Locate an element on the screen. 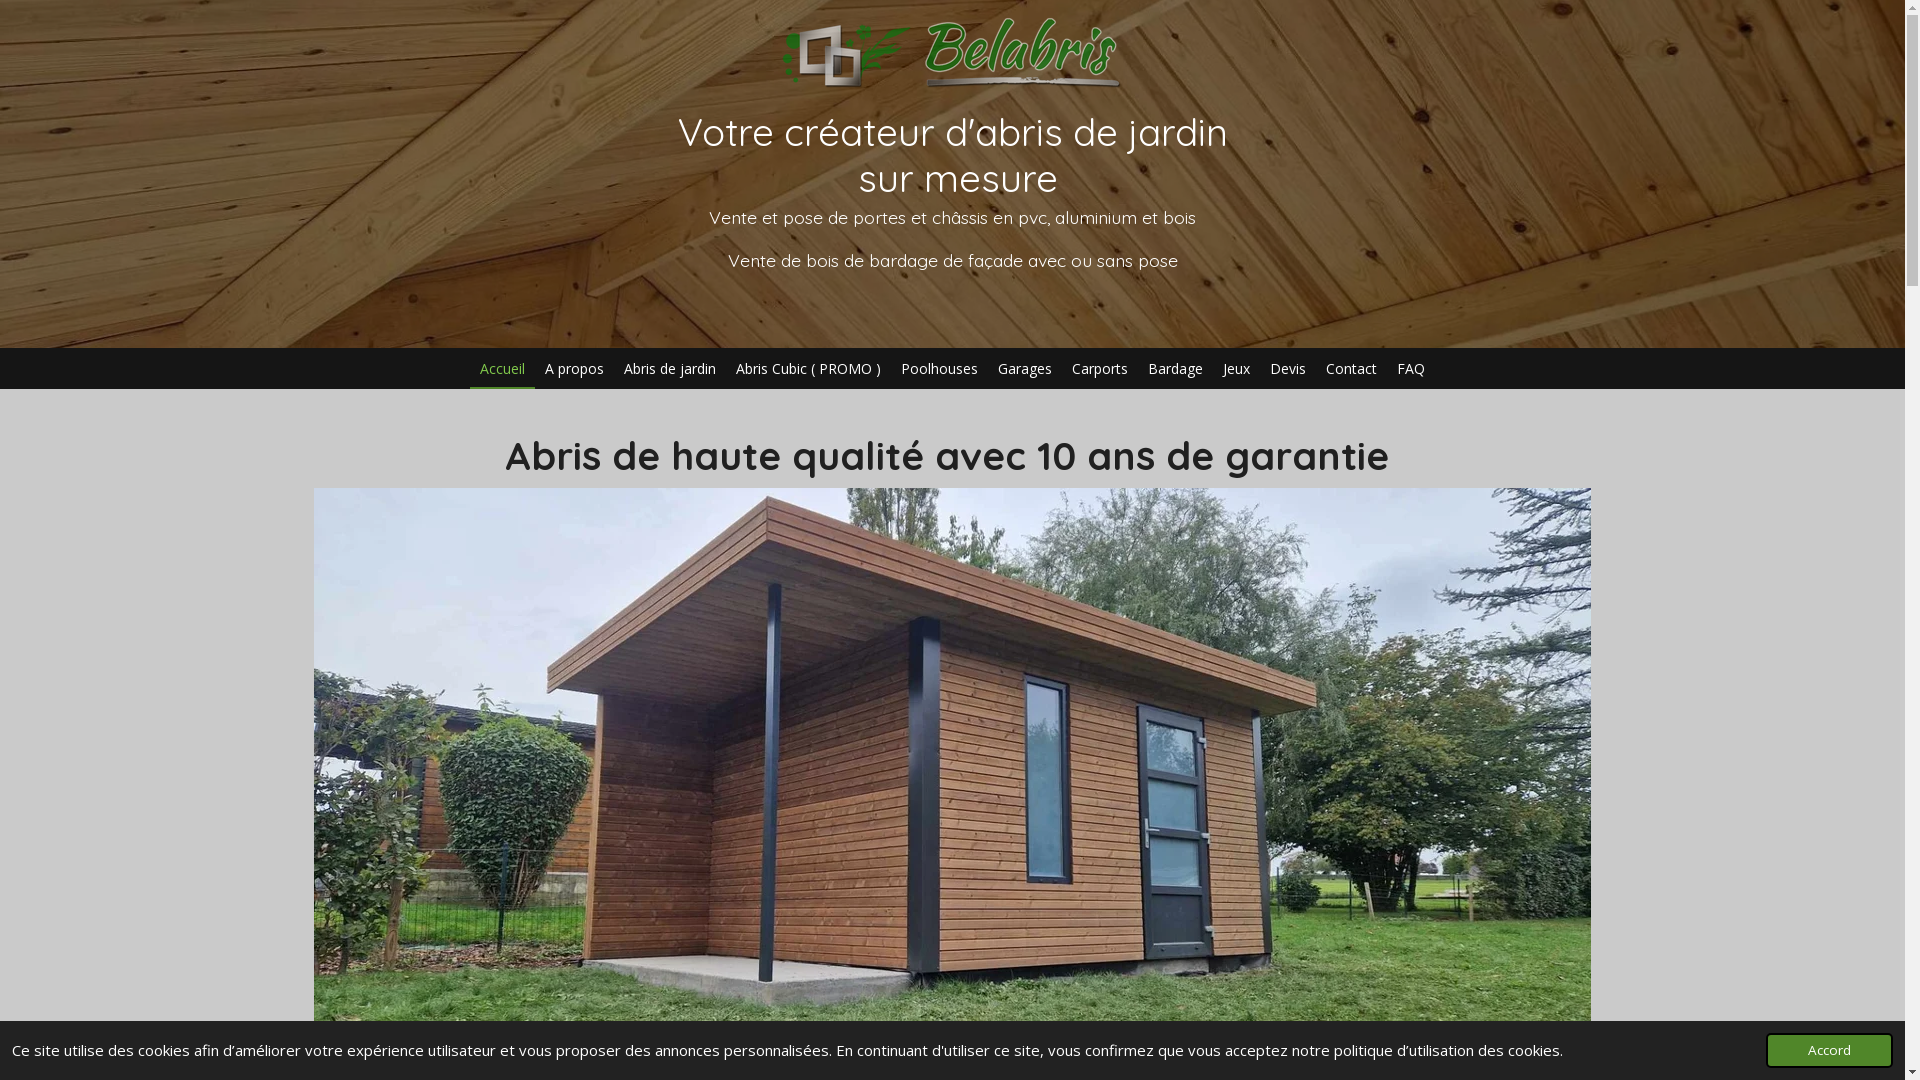 Image resolution: width=1920 pixels, height=1080 pixels. 'FAQ' is located at coordinates (1410, 367).